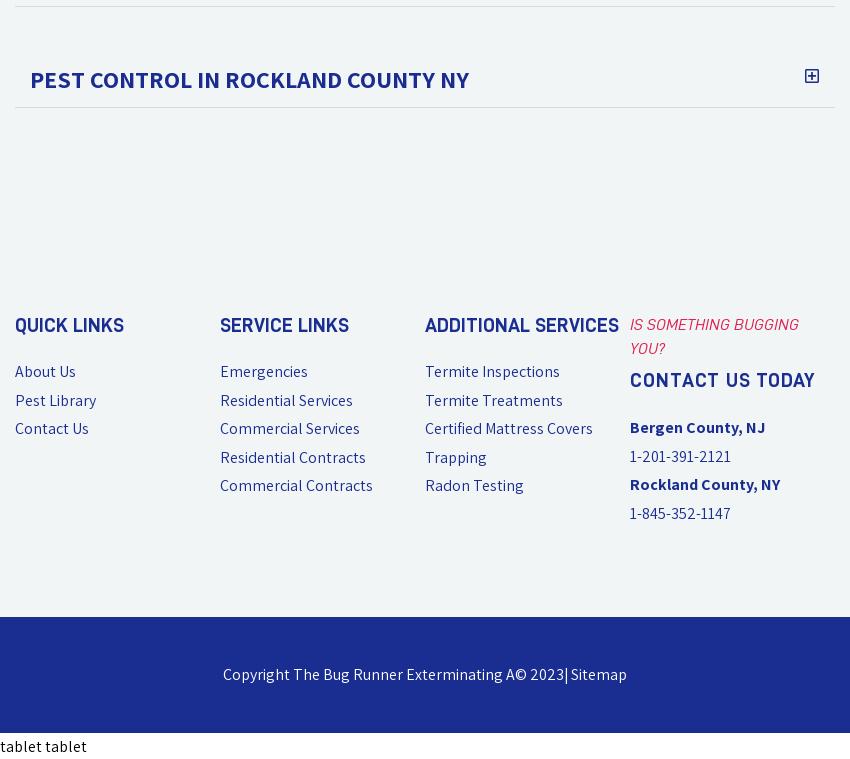 The width and height of the screenshot is (850, 759). I want to click on 'Termite Inspections', so click(492, 370).